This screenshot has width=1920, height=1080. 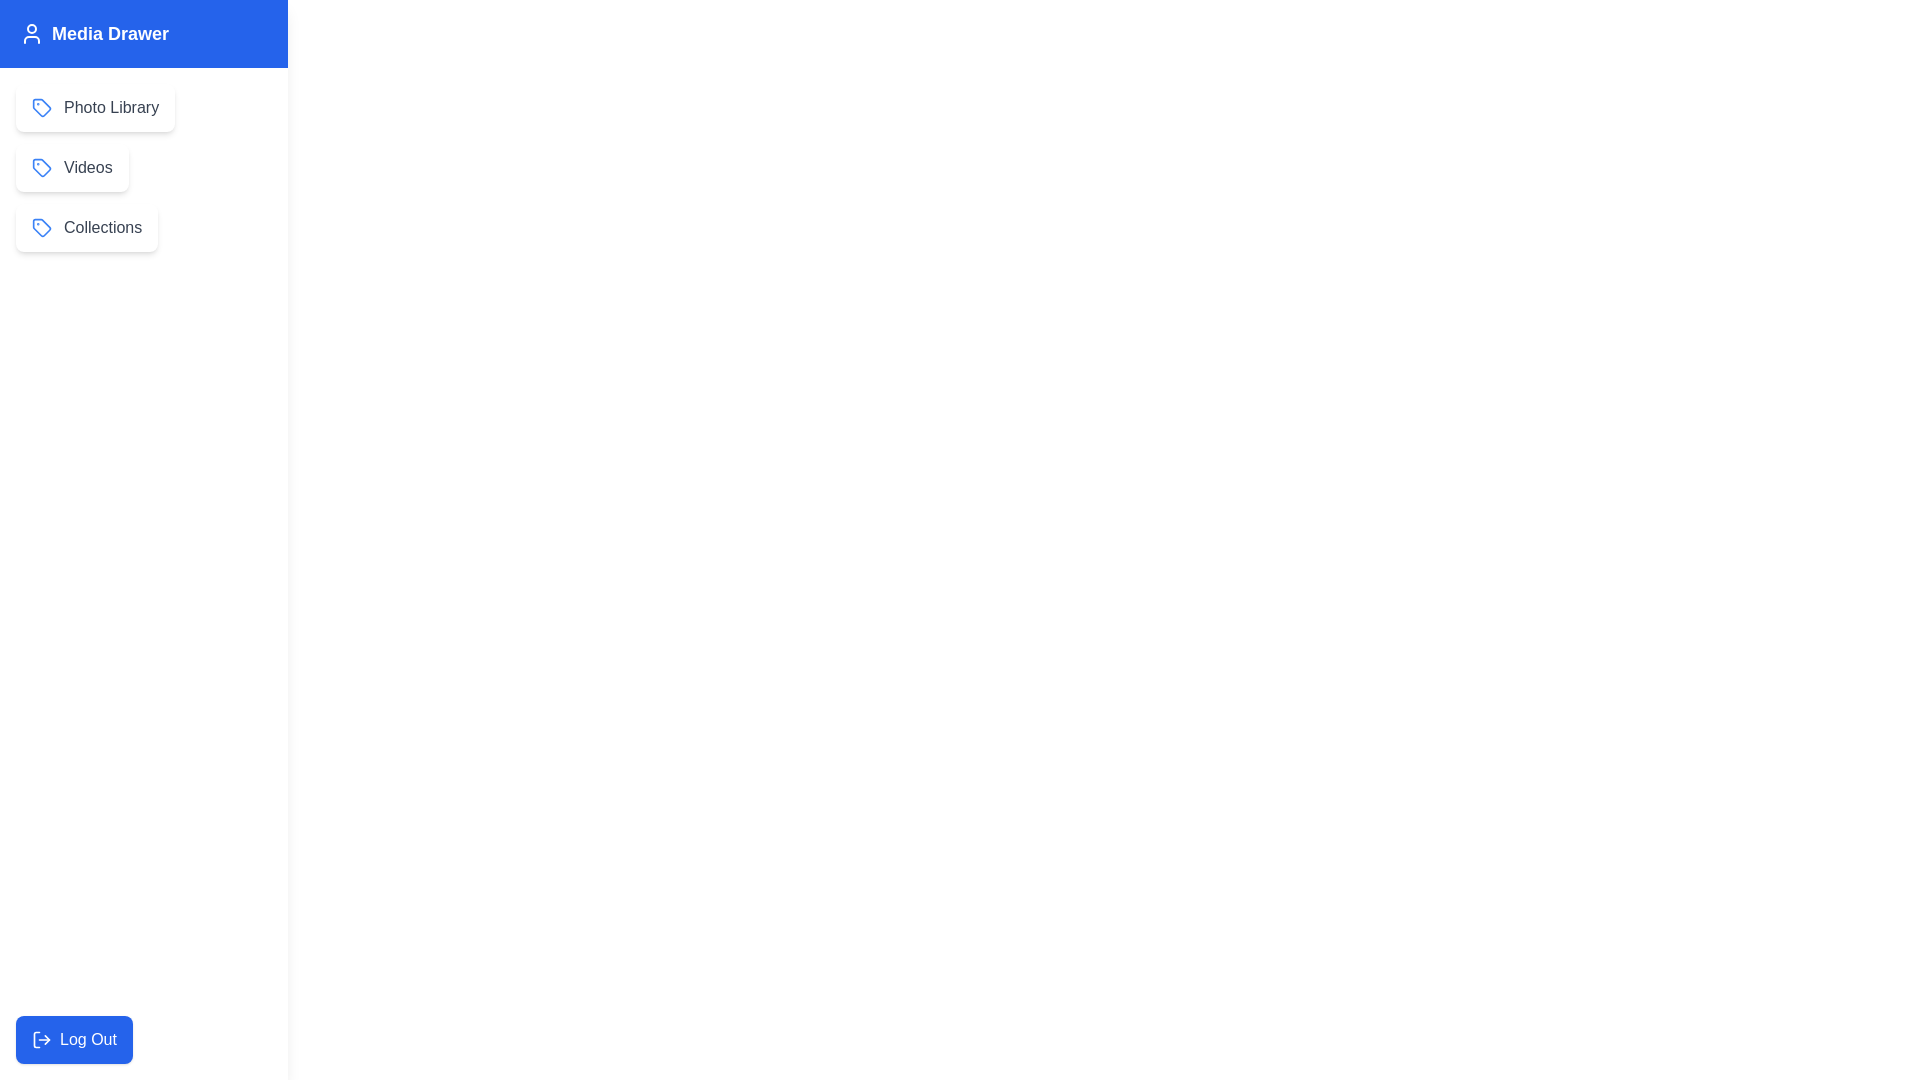 What do you see at coordinates (143, 34) in the screenshot?
I see `the Media Drawer title bar` at bounding box center [143, 34].